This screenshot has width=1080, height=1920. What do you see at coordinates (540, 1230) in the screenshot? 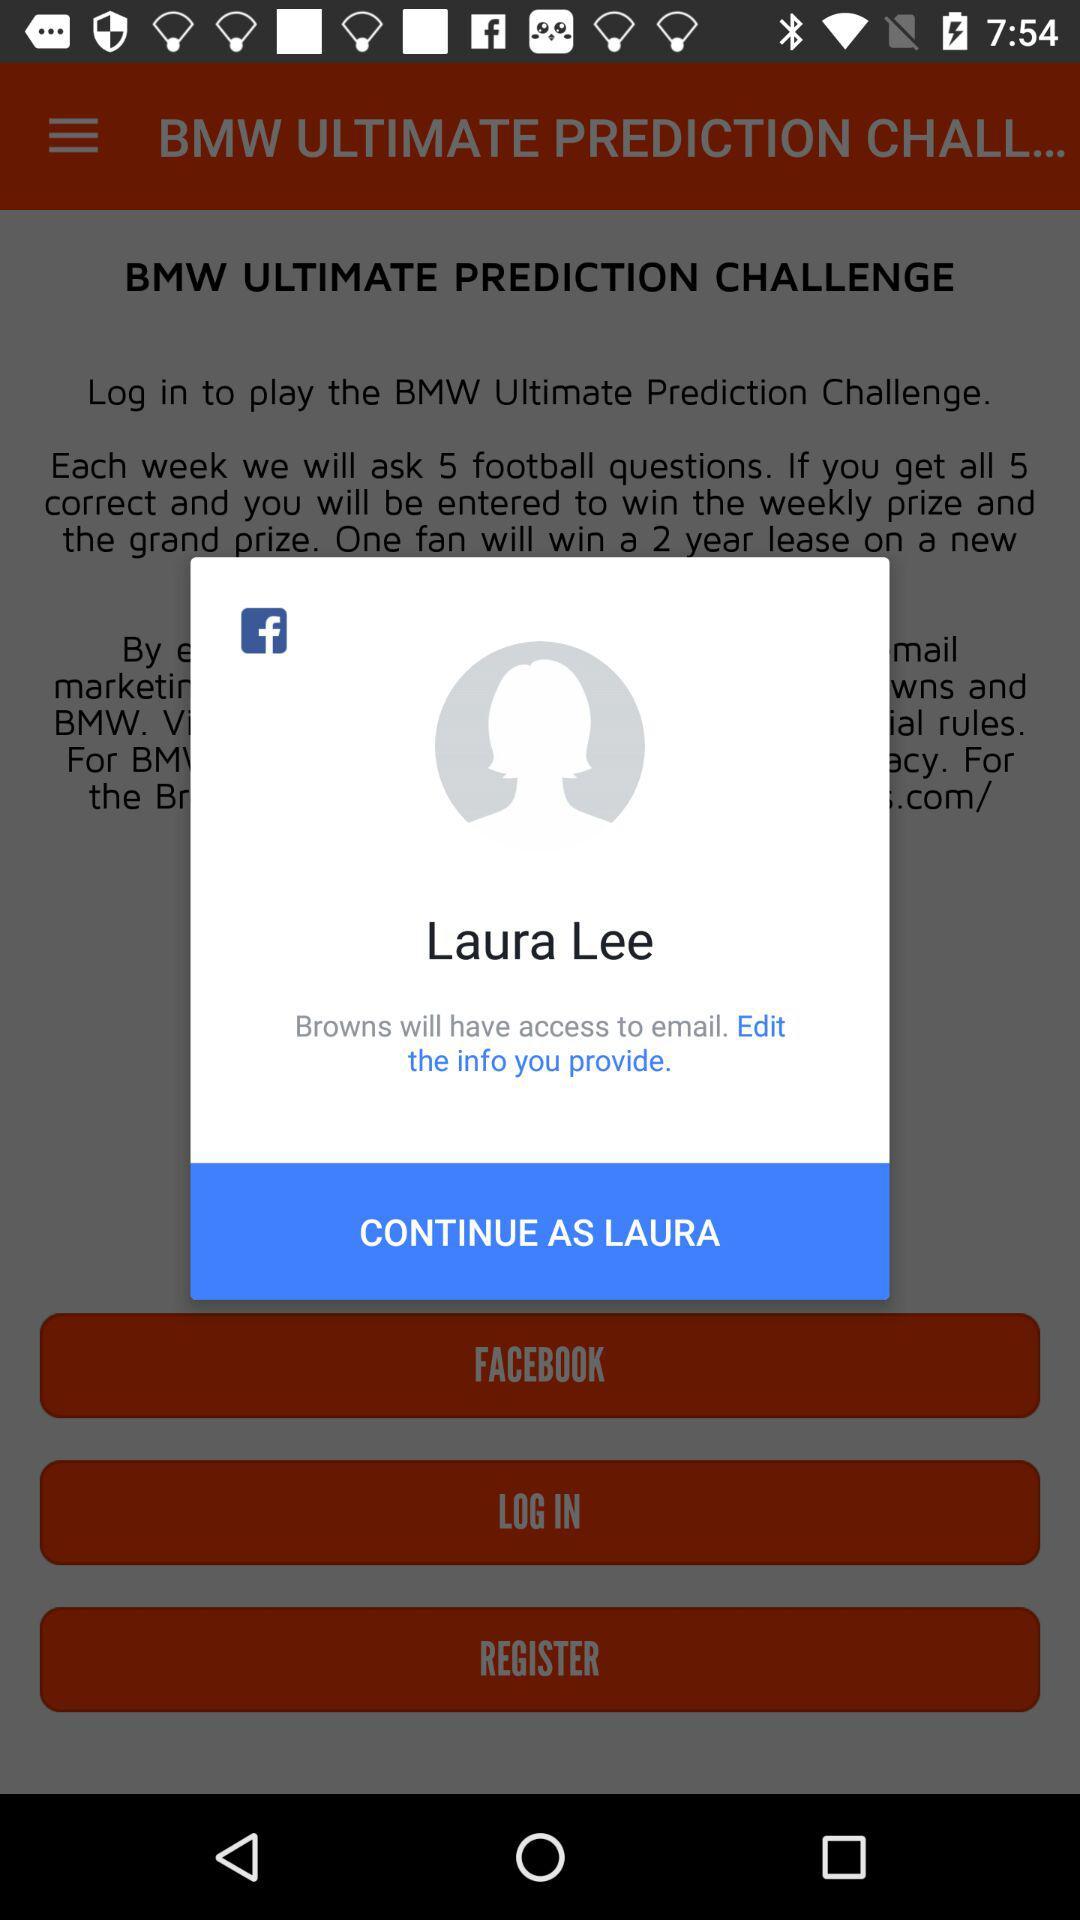
I see `continue as laura` at bounding box center [540, 1230].